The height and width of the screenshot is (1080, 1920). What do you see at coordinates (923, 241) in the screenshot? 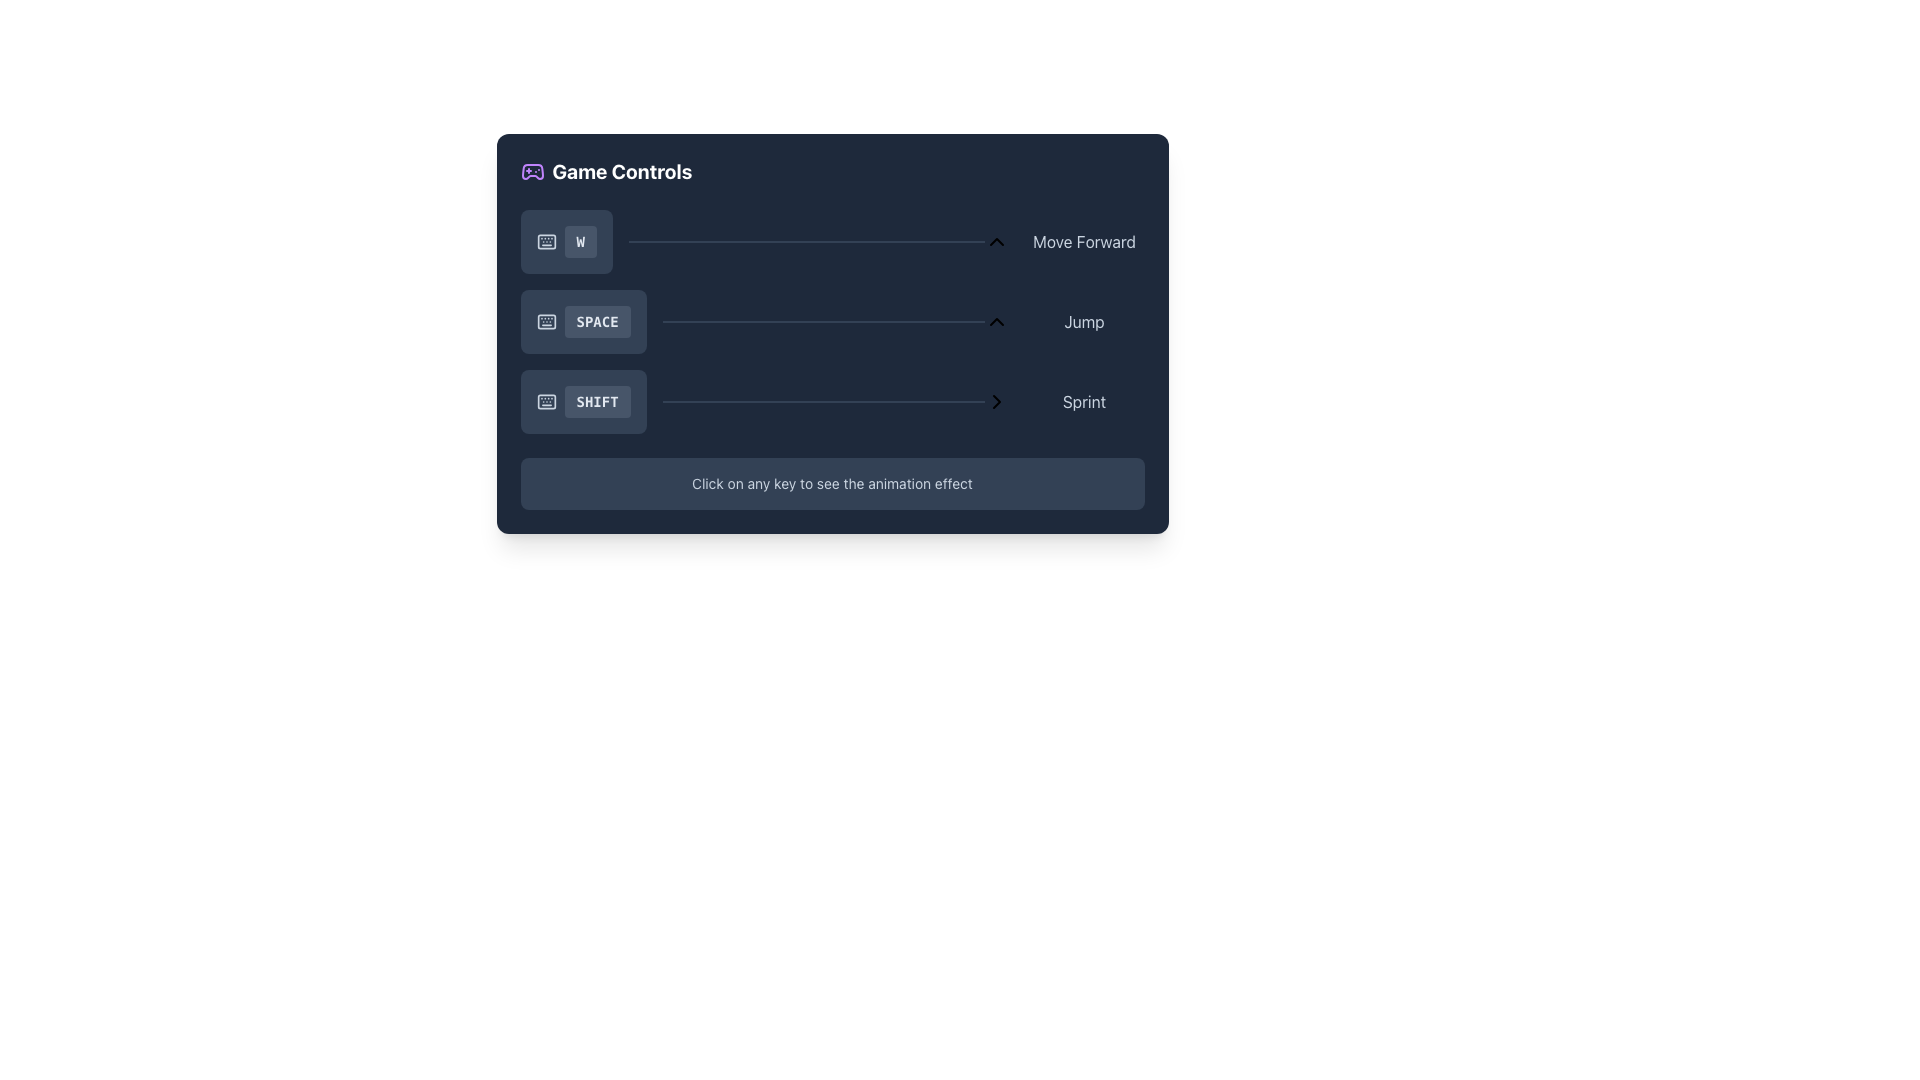
I see `the slider` at bounding box center [923, 241].